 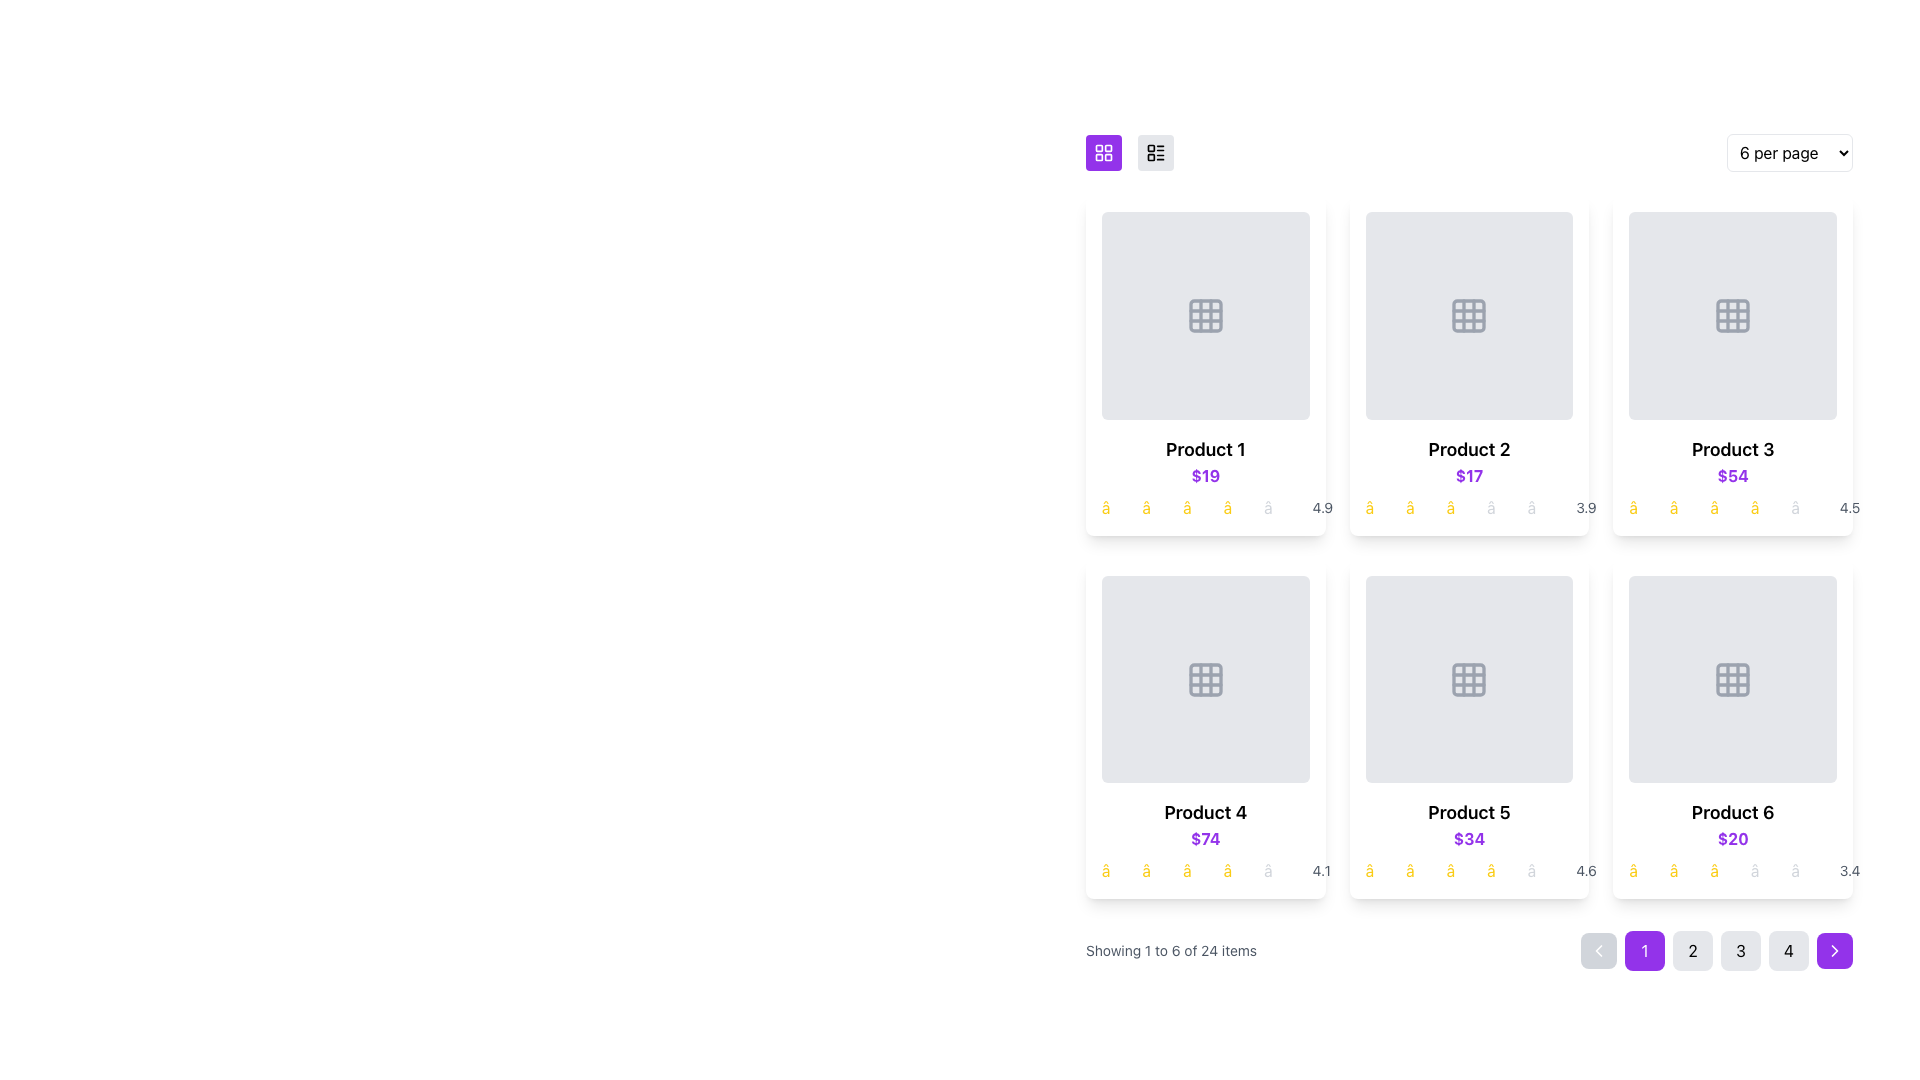 What do you see at coordinates (1732, 813) in the screenshot?
I see `the text label that serves as the title of the product in the sixth product card located in the bottom-right position of the grid layout` at bounding box center [1732, 813].